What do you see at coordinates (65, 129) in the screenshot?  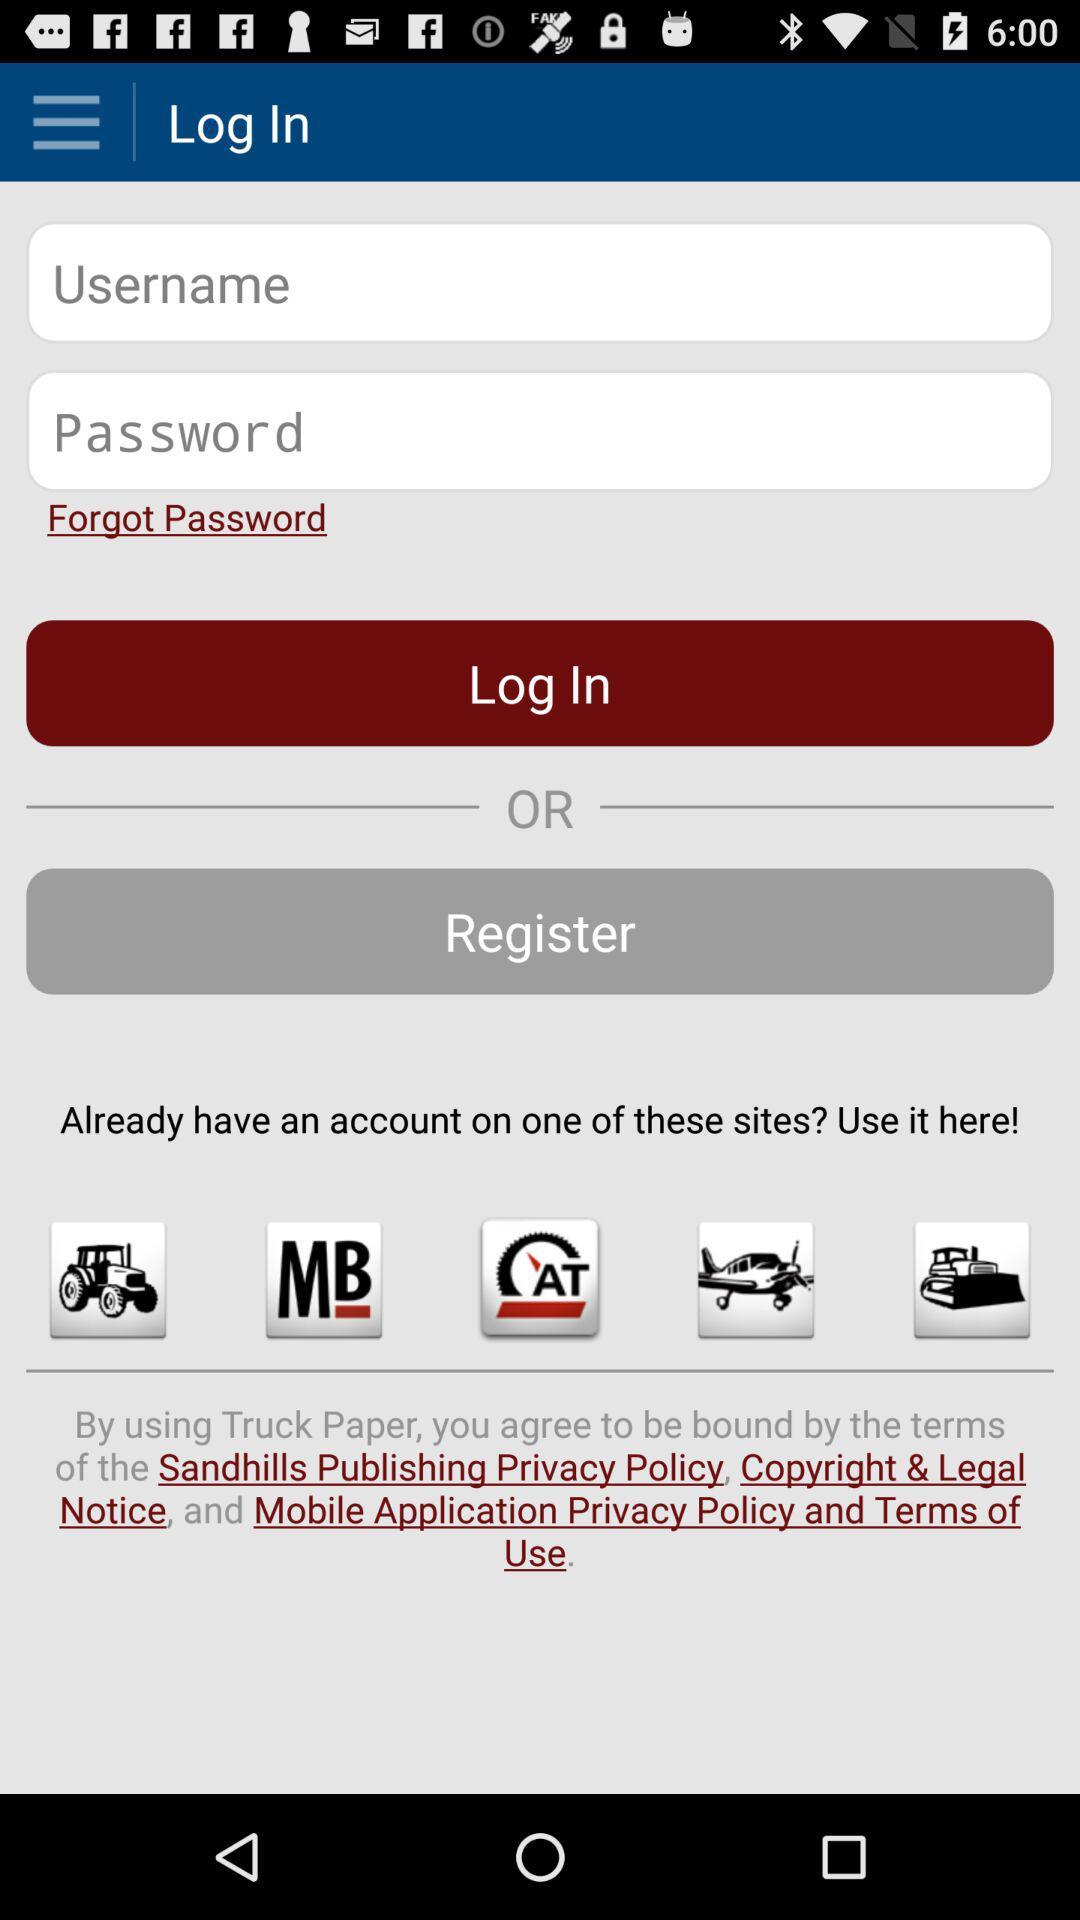 I see `the menu icon` at bounding box center [65, 129].